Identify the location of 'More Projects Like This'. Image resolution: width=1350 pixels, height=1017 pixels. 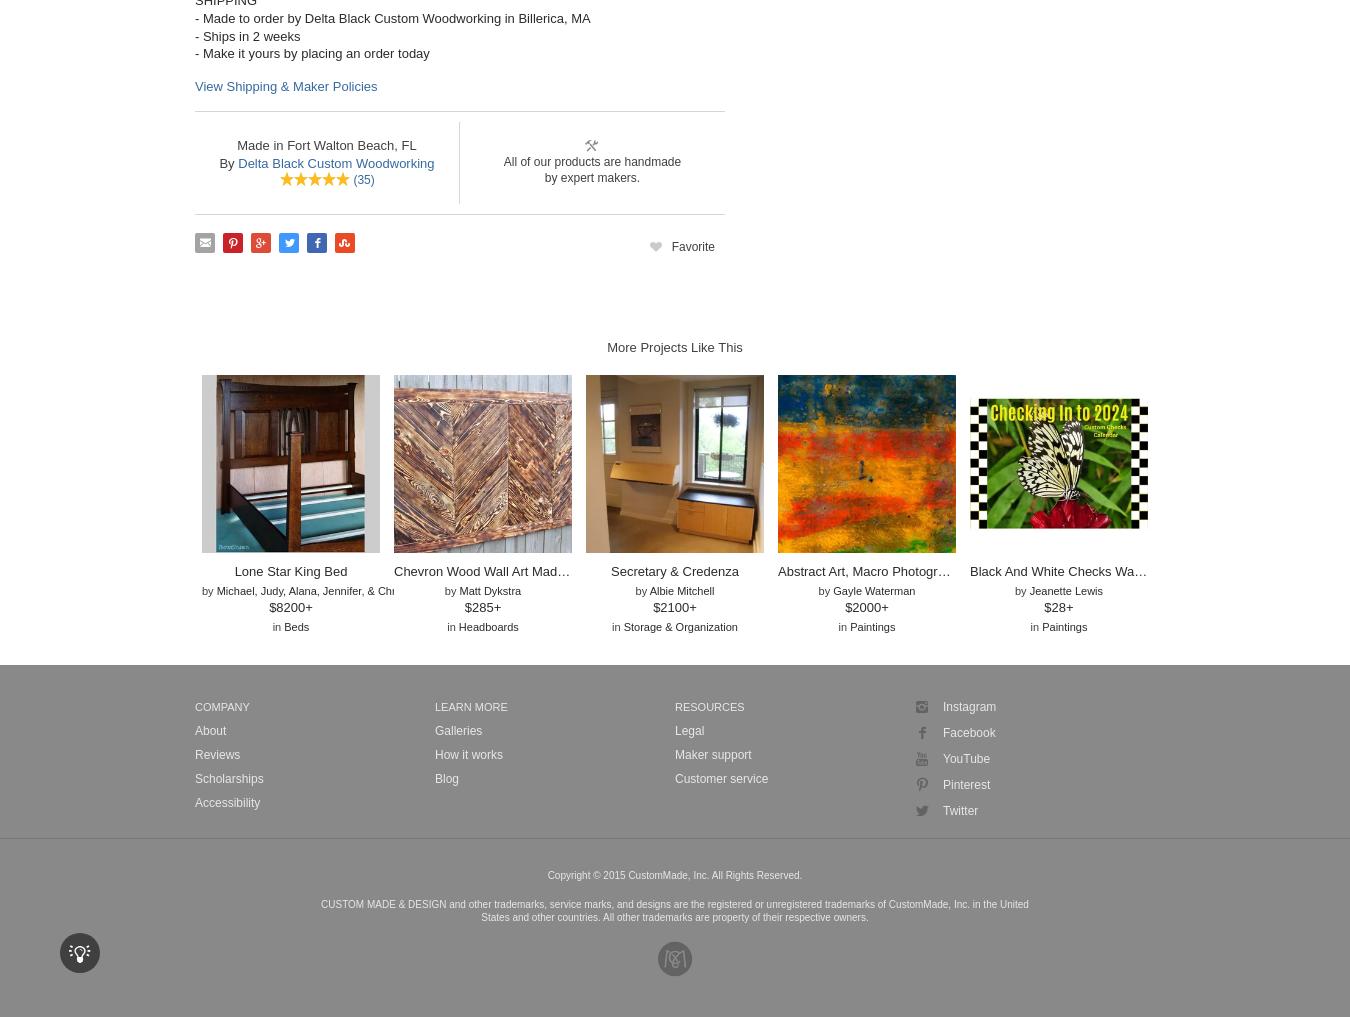
(674, 345).